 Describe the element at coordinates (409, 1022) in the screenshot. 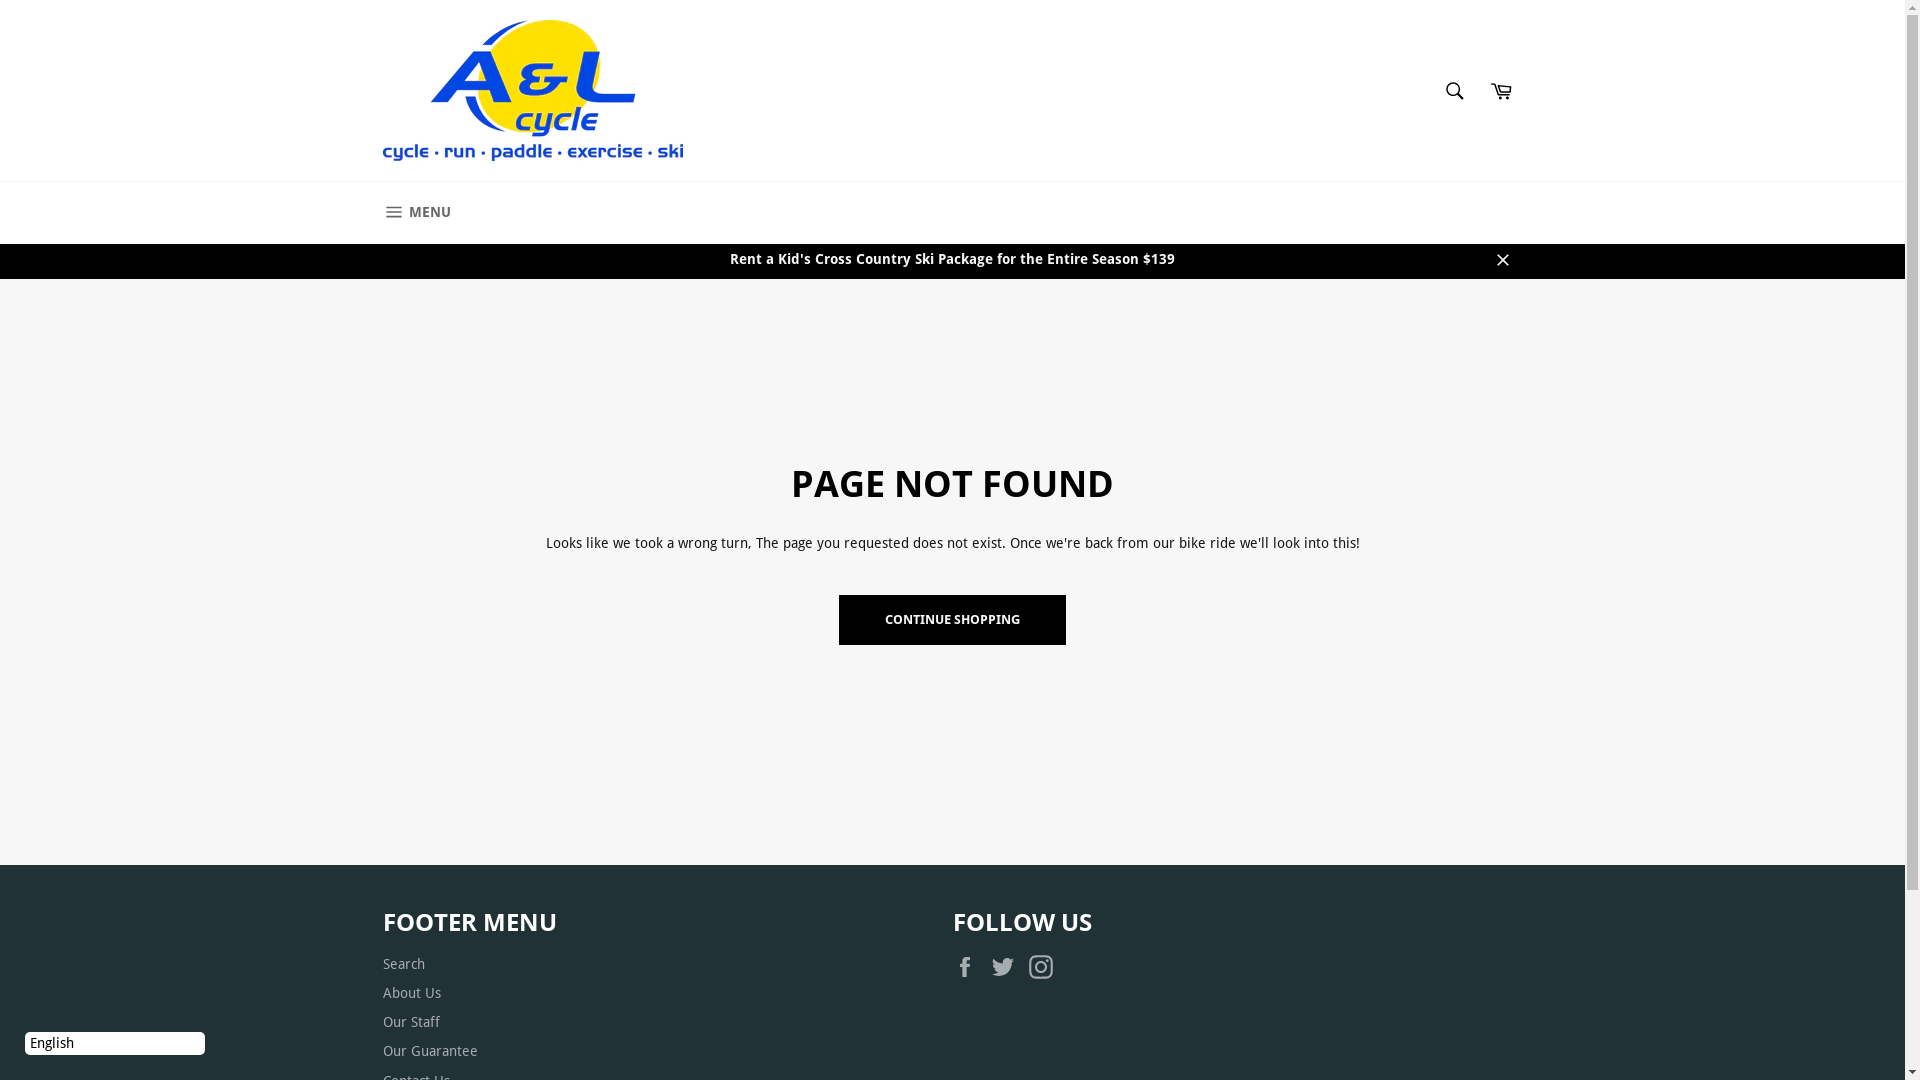

I see `'Our Staff'` at that location.